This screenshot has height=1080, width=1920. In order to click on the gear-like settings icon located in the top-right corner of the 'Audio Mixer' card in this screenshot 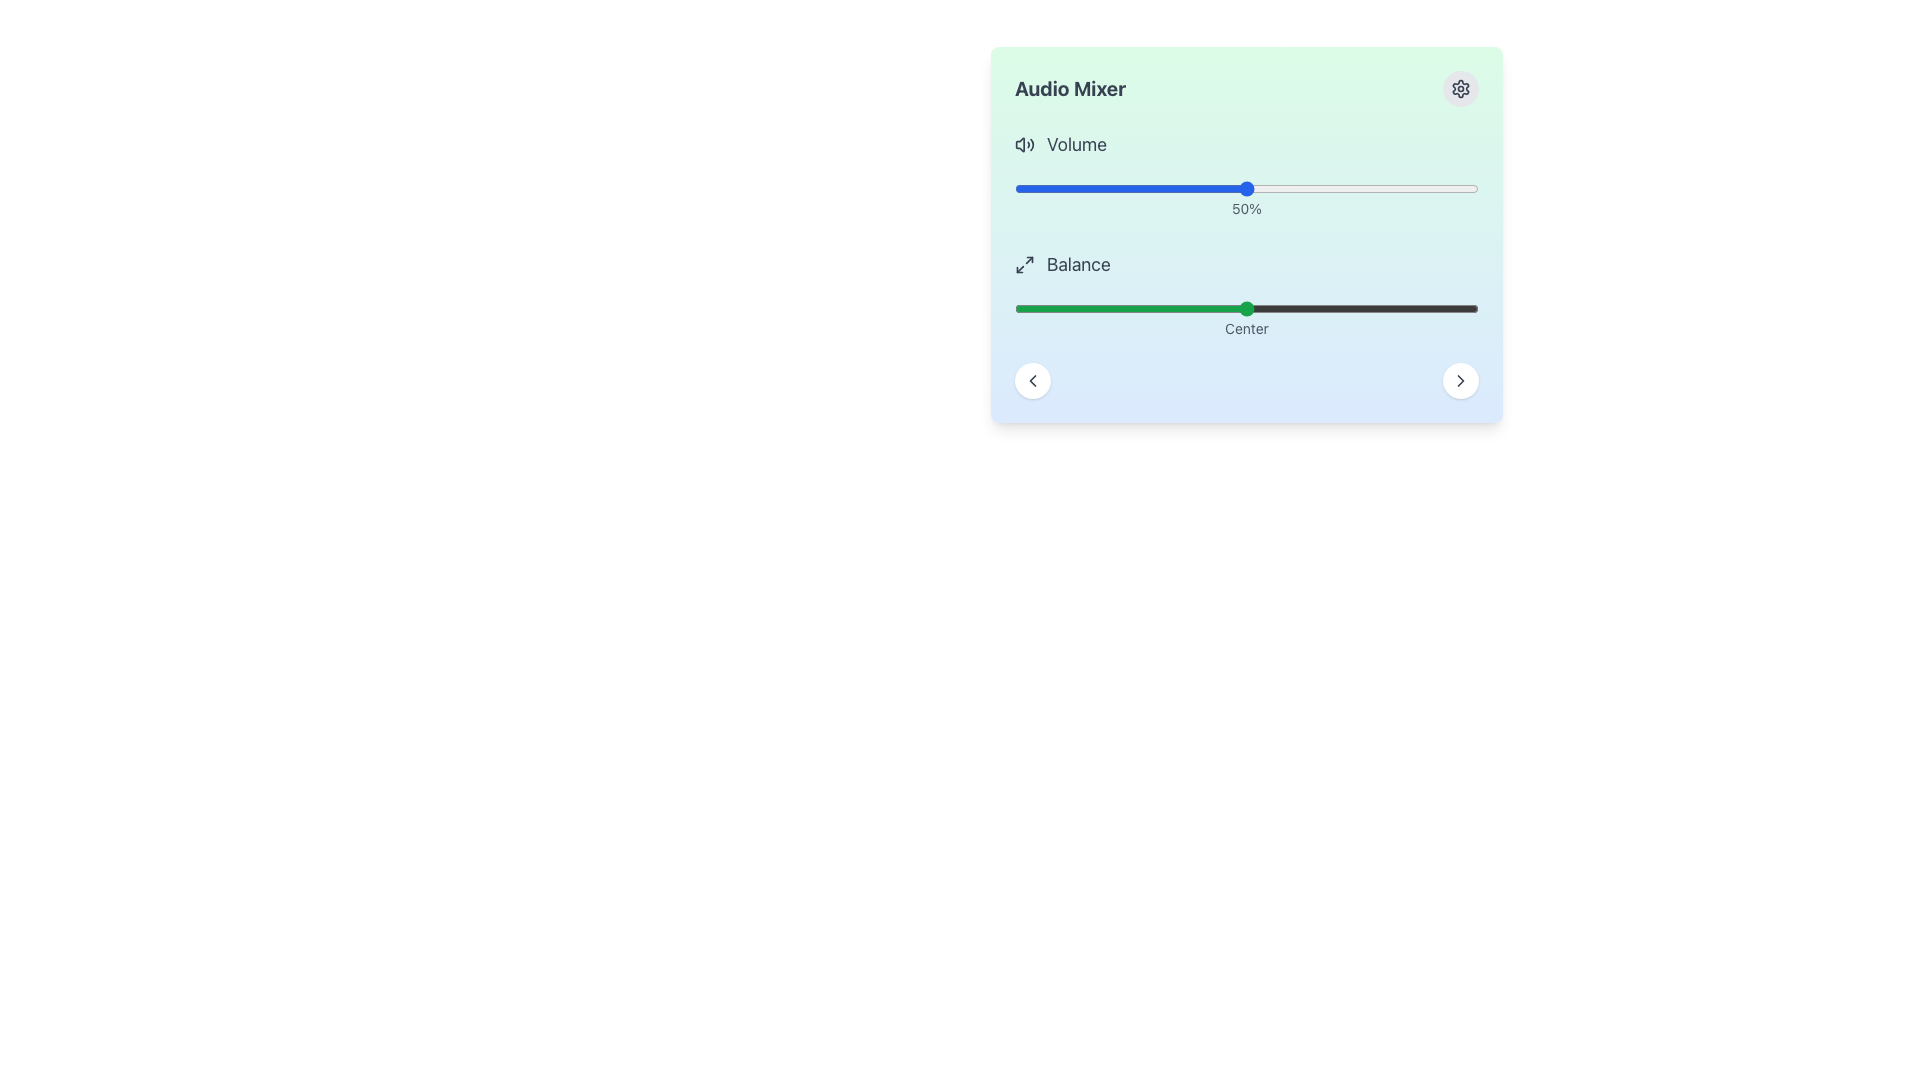, I will do `click(1460, 87)`.